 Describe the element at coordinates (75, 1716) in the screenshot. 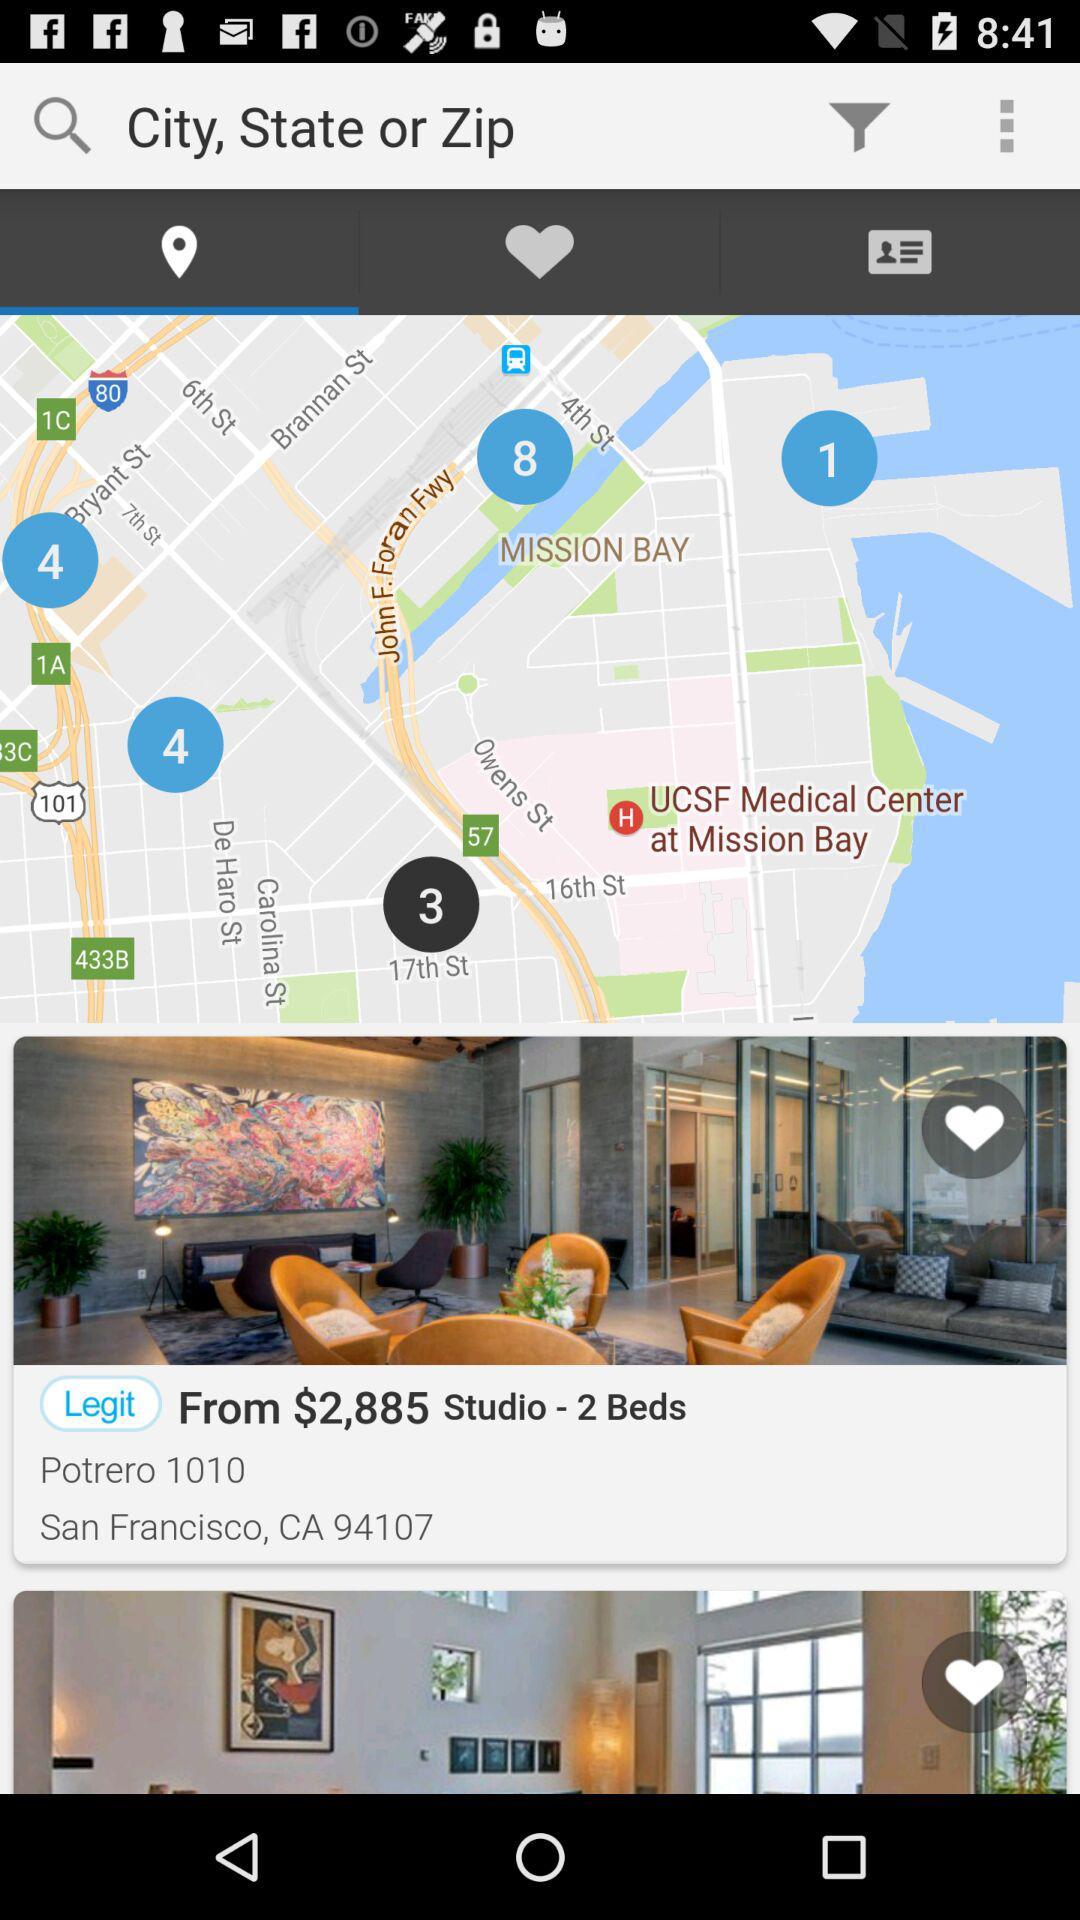

I see `the button next to list icon` at that location.